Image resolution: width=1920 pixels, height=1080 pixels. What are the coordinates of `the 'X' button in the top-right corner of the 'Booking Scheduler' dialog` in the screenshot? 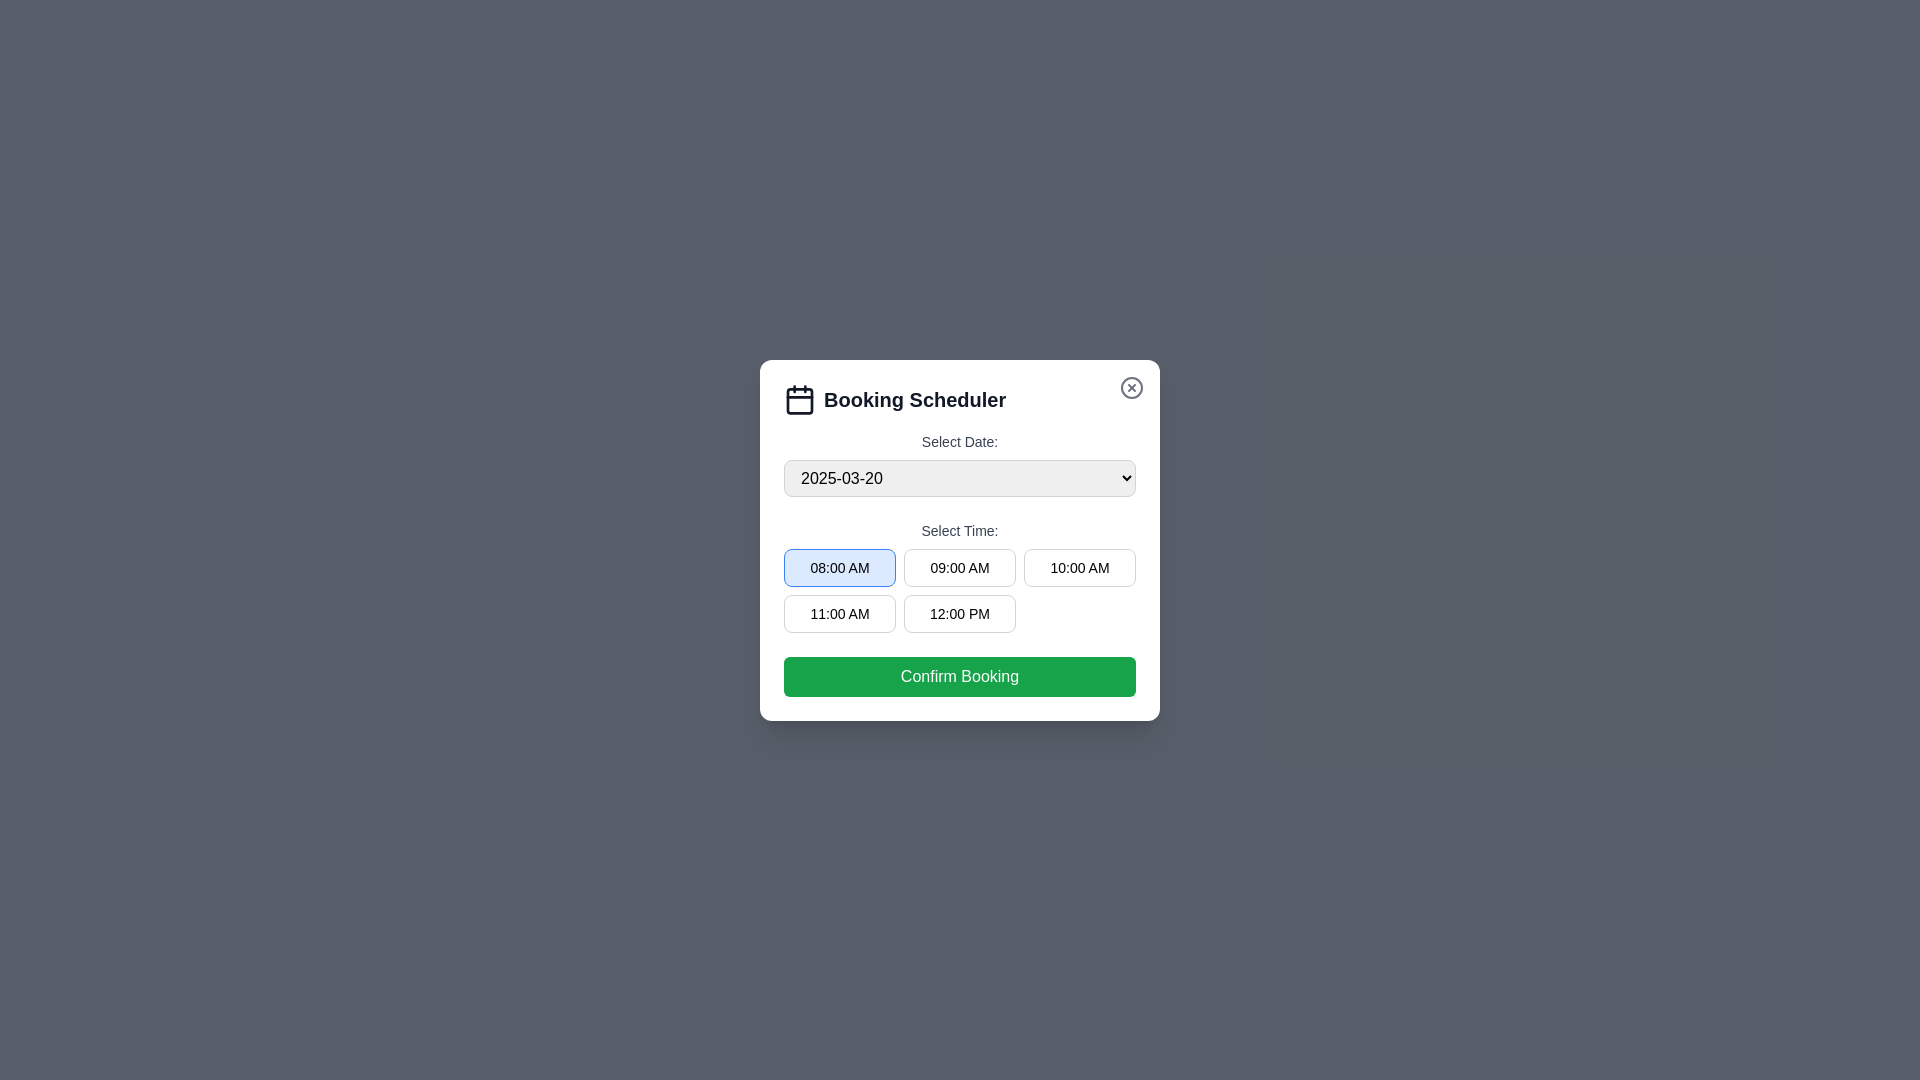 It's located at (1132, 387).